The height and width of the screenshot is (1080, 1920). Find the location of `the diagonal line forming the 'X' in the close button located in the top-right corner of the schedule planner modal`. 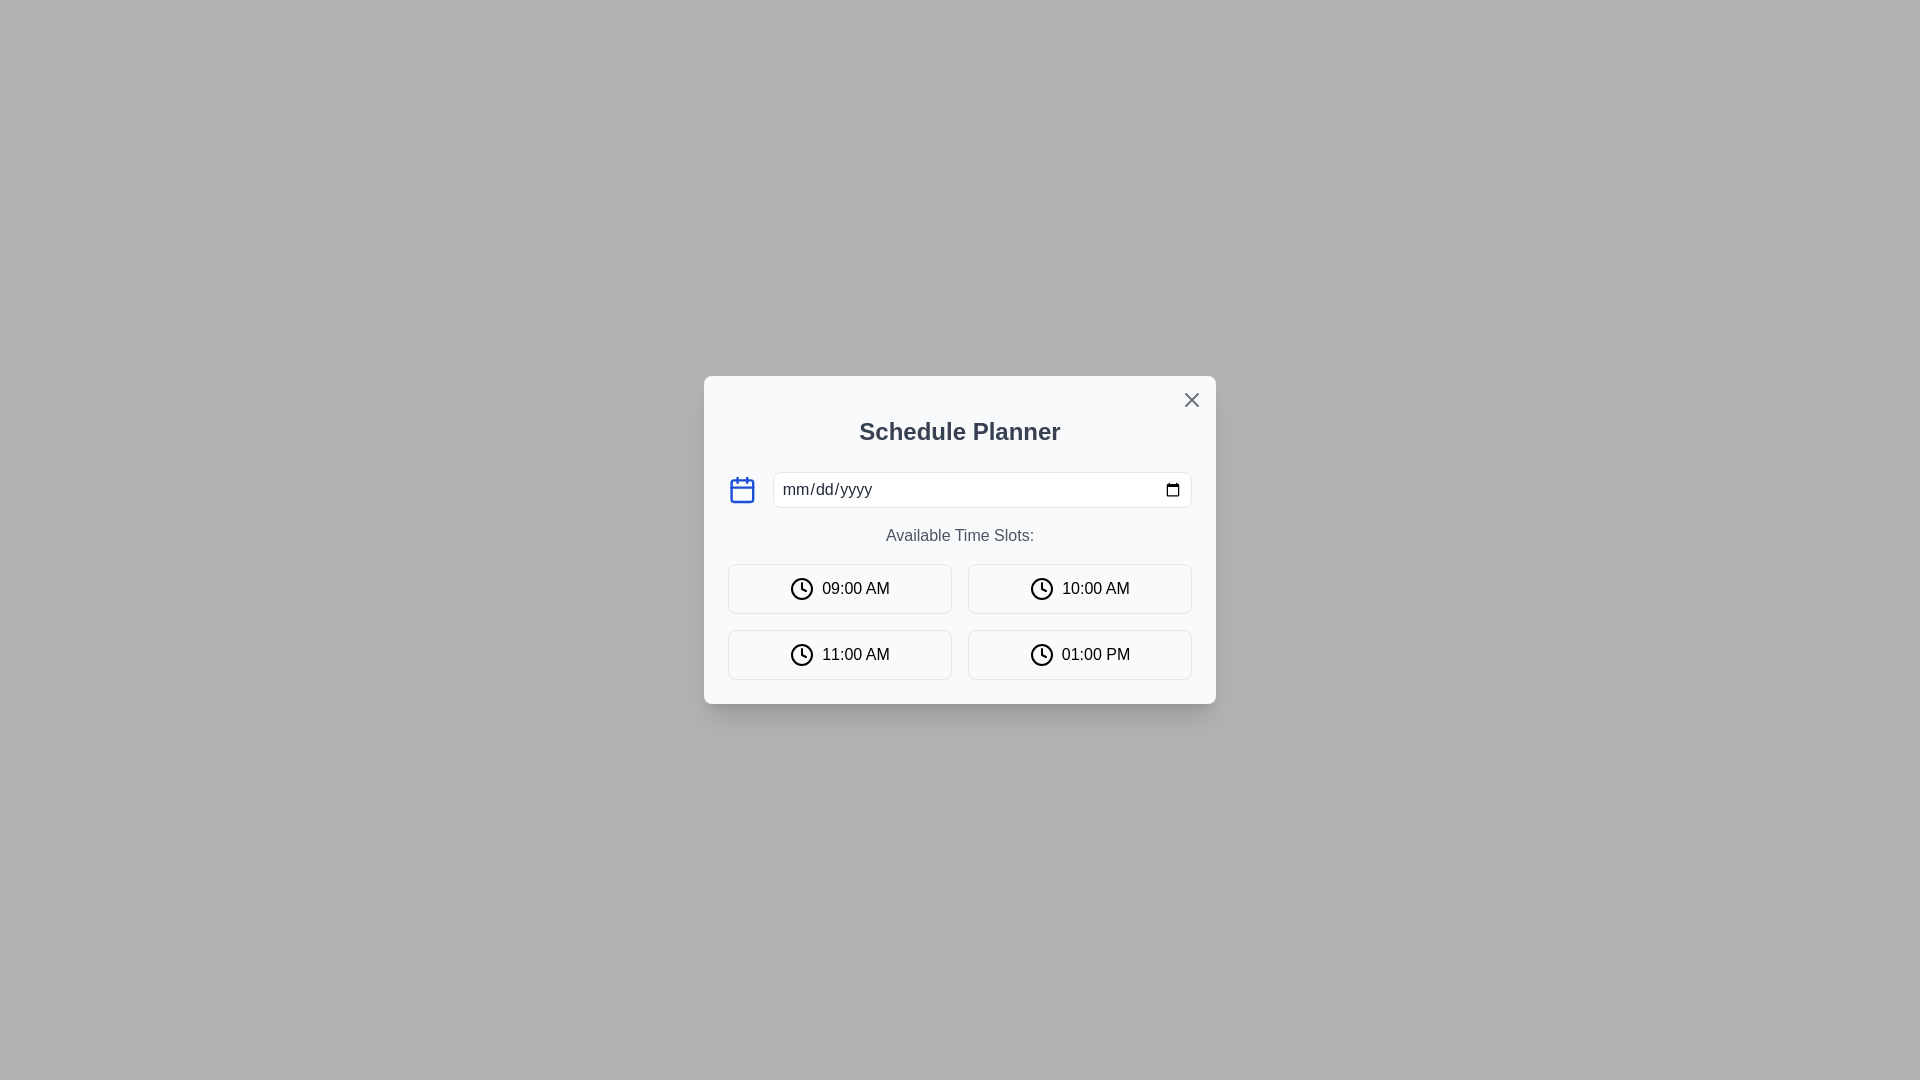

the diagonal line forming the 'X' in the close button located in the top-right corner of the schedule planner modal is located at coordinates (1191, 400).